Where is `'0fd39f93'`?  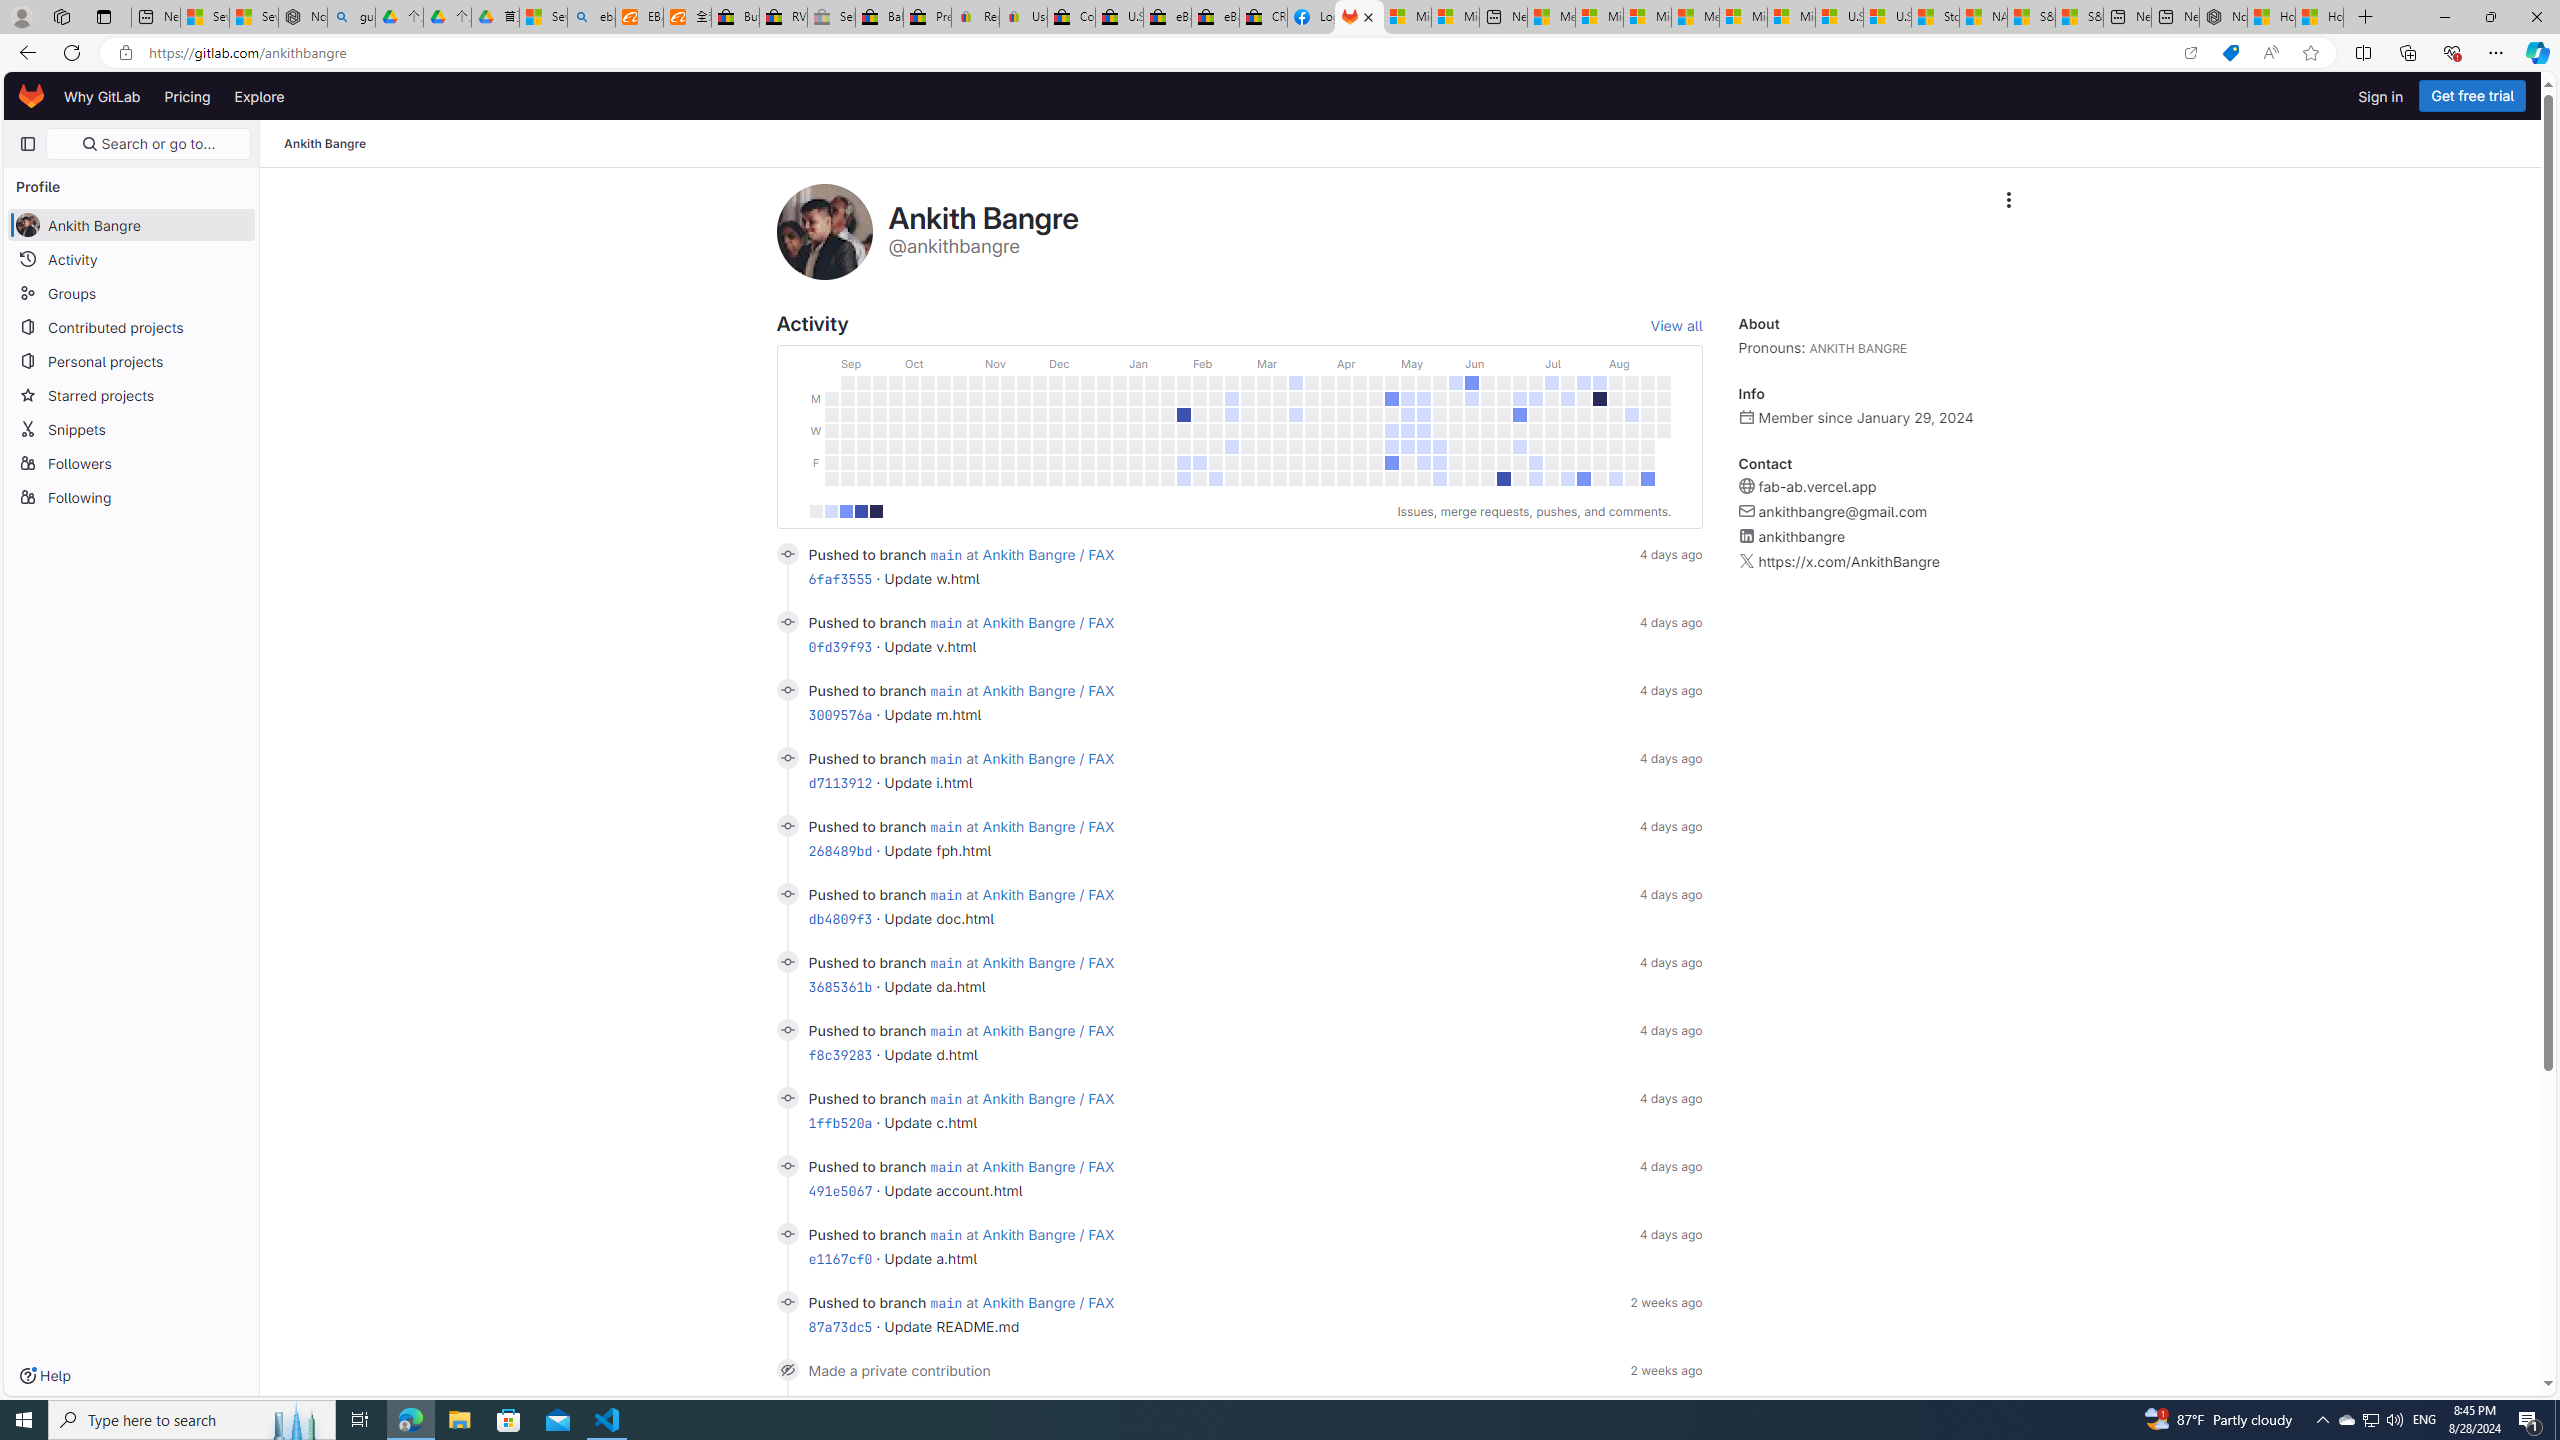
'0fd39f93' is located at coordinates (839, 647).